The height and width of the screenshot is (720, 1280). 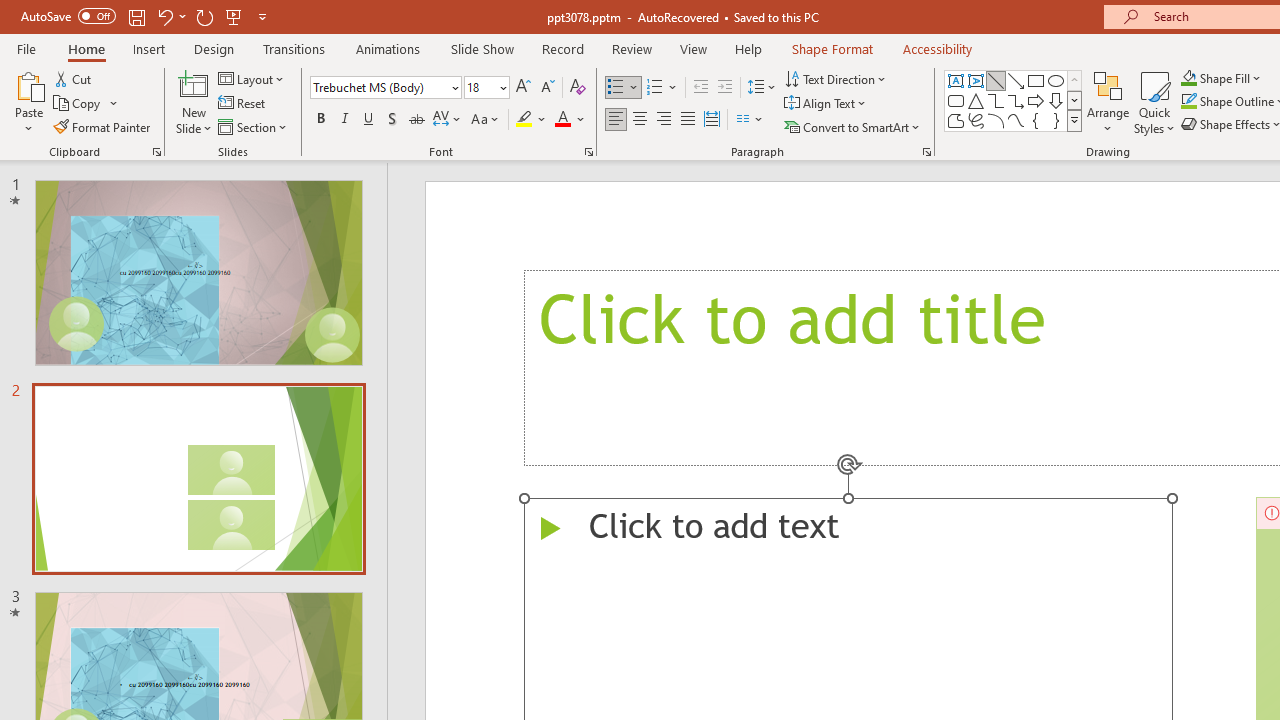 I want to click on 'Rectangle: Rounded Corners', so click(x=955, y=100).